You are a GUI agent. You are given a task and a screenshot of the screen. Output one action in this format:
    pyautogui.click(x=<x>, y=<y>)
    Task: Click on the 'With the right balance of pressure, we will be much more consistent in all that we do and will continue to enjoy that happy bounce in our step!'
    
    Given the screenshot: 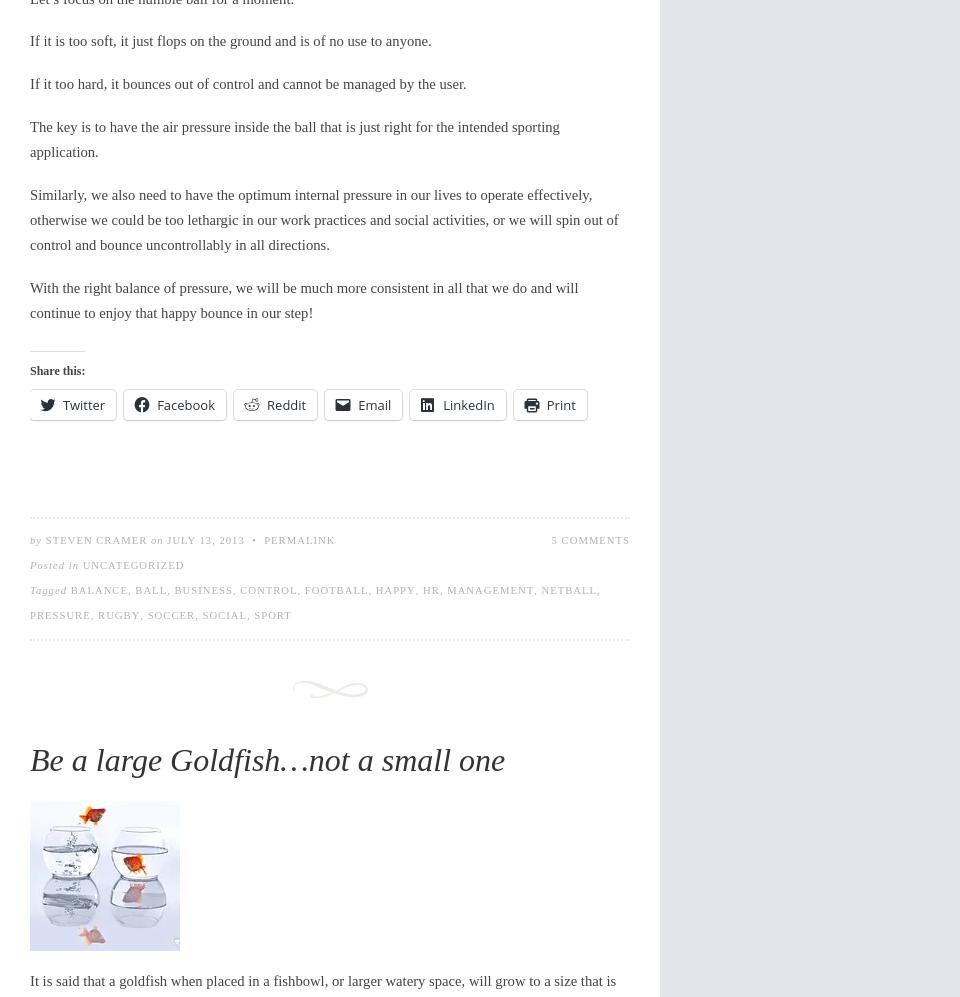 What is the action you would take?
    pyautogui.click(x=304, y=299)
    